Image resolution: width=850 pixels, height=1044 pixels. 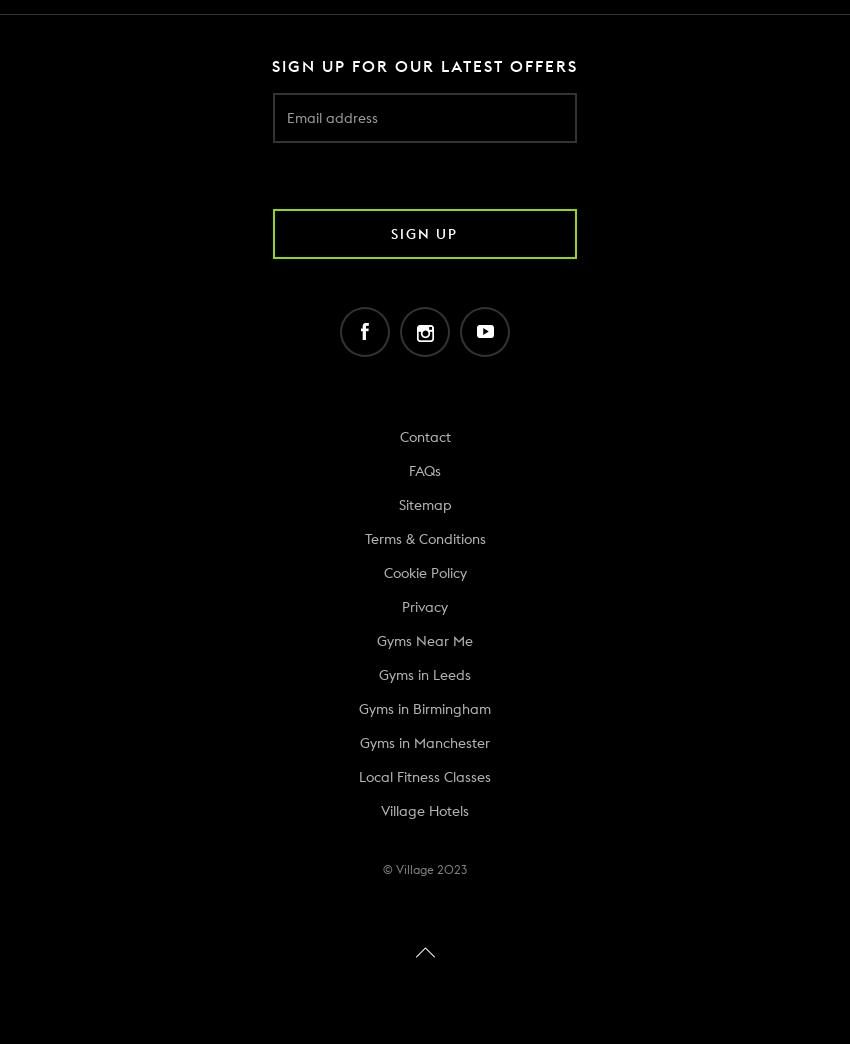 What do you see at coordinates (425, 707) in the screenshot?
I see `'Gyms in Birmingham'` at bounding box center [425, 707].